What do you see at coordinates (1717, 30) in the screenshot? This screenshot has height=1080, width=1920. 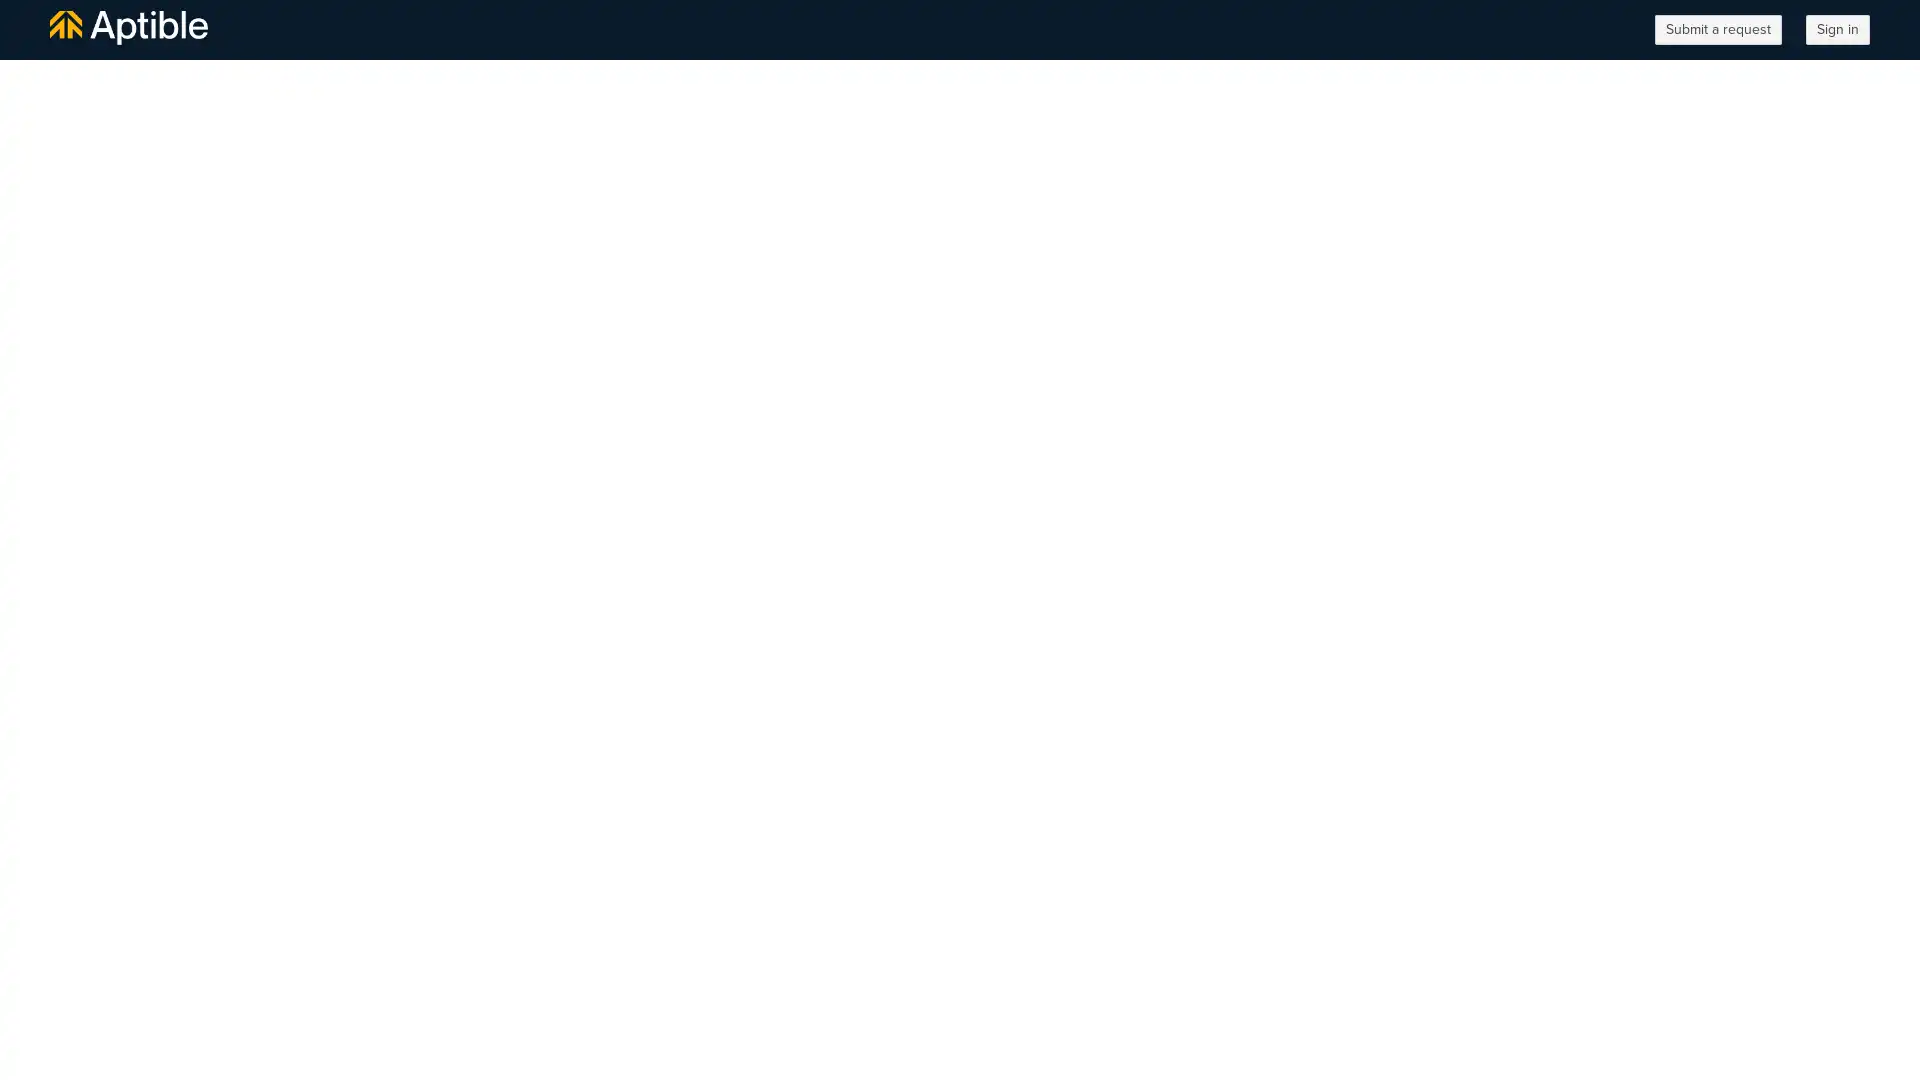 I see `Submit a request` at bounding box center [1717, 30].